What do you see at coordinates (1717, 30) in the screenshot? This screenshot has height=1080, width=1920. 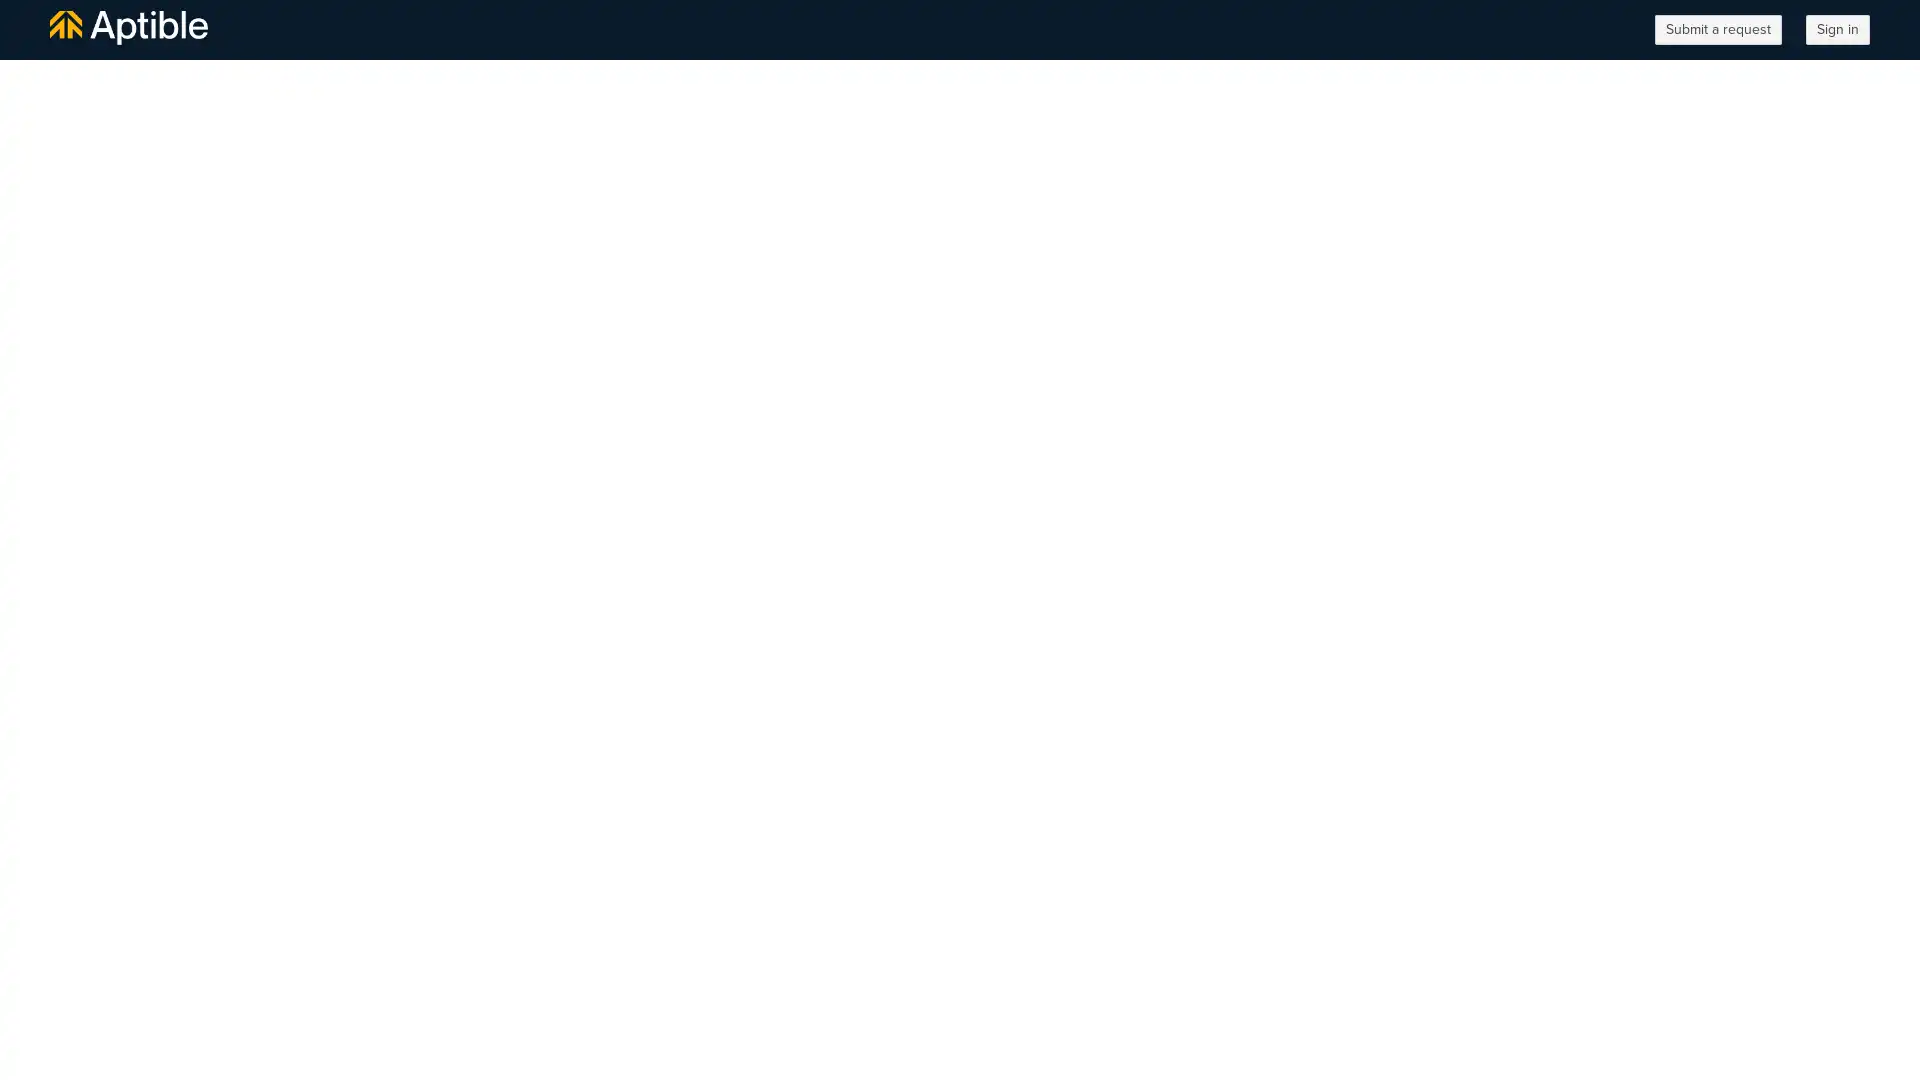 I see `Submit a request` at bounding box center [1717, 30].